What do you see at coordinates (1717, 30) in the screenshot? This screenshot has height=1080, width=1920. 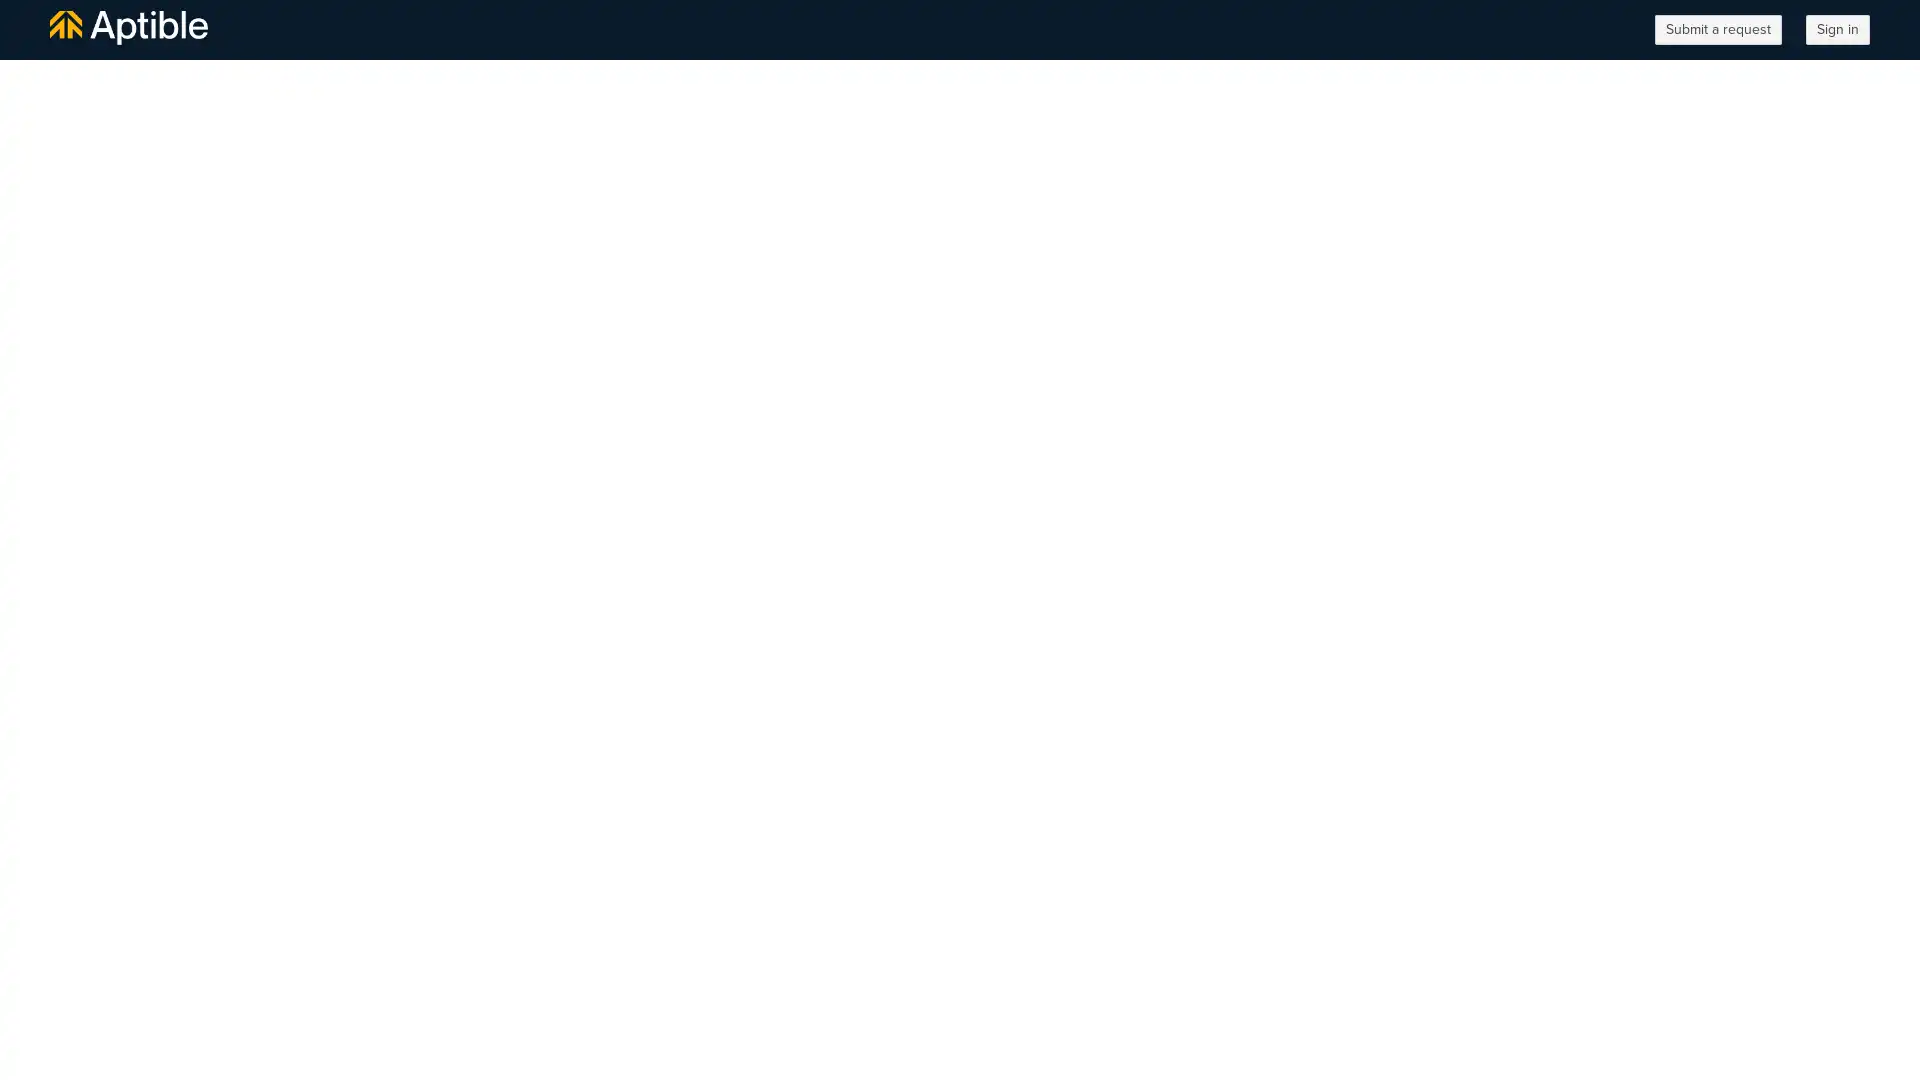 I see `Submit a request` at bounding box center [1717, 30].